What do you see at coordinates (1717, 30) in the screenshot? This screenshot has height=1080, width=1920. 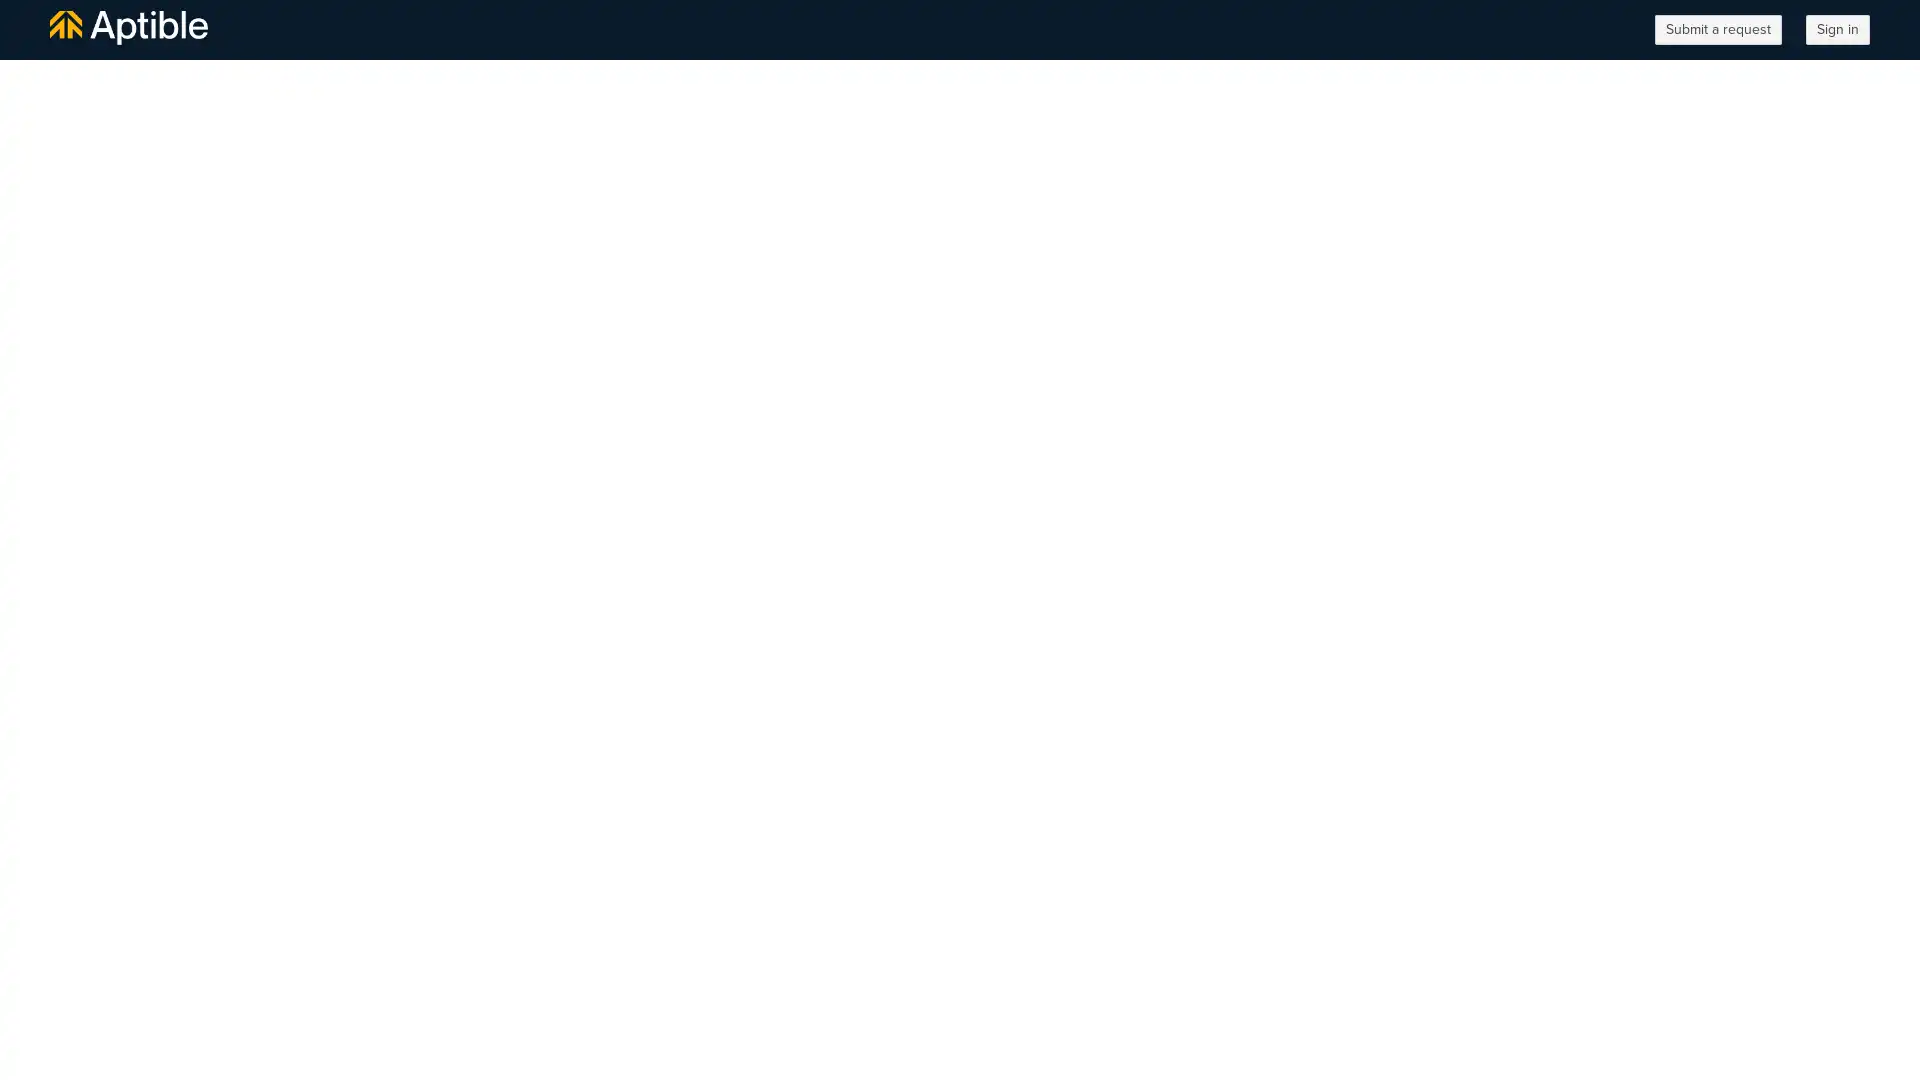 I see `Submit a request` at bounding box center [1717, 30].